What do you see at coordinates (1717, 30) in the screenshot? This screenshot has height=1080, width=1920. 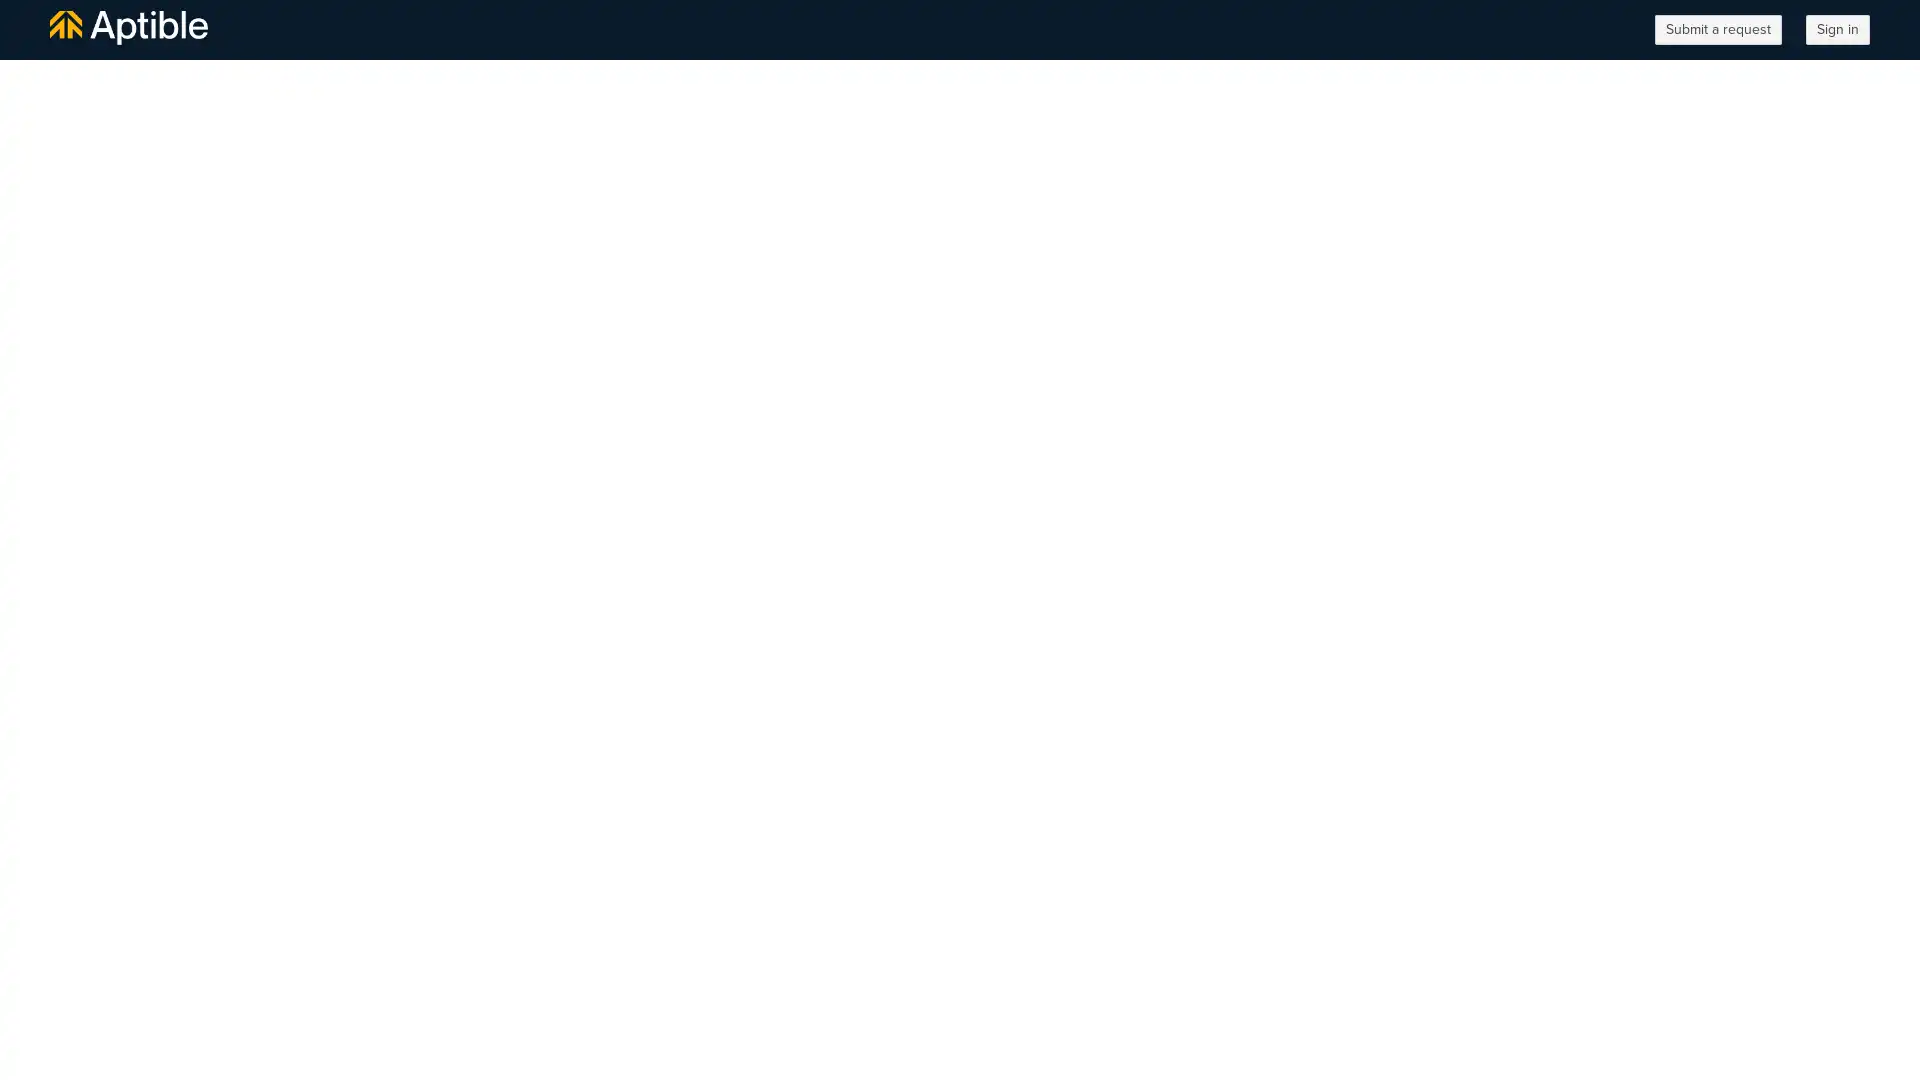 I see `Submit a request` at bounding box center [1717, 30].